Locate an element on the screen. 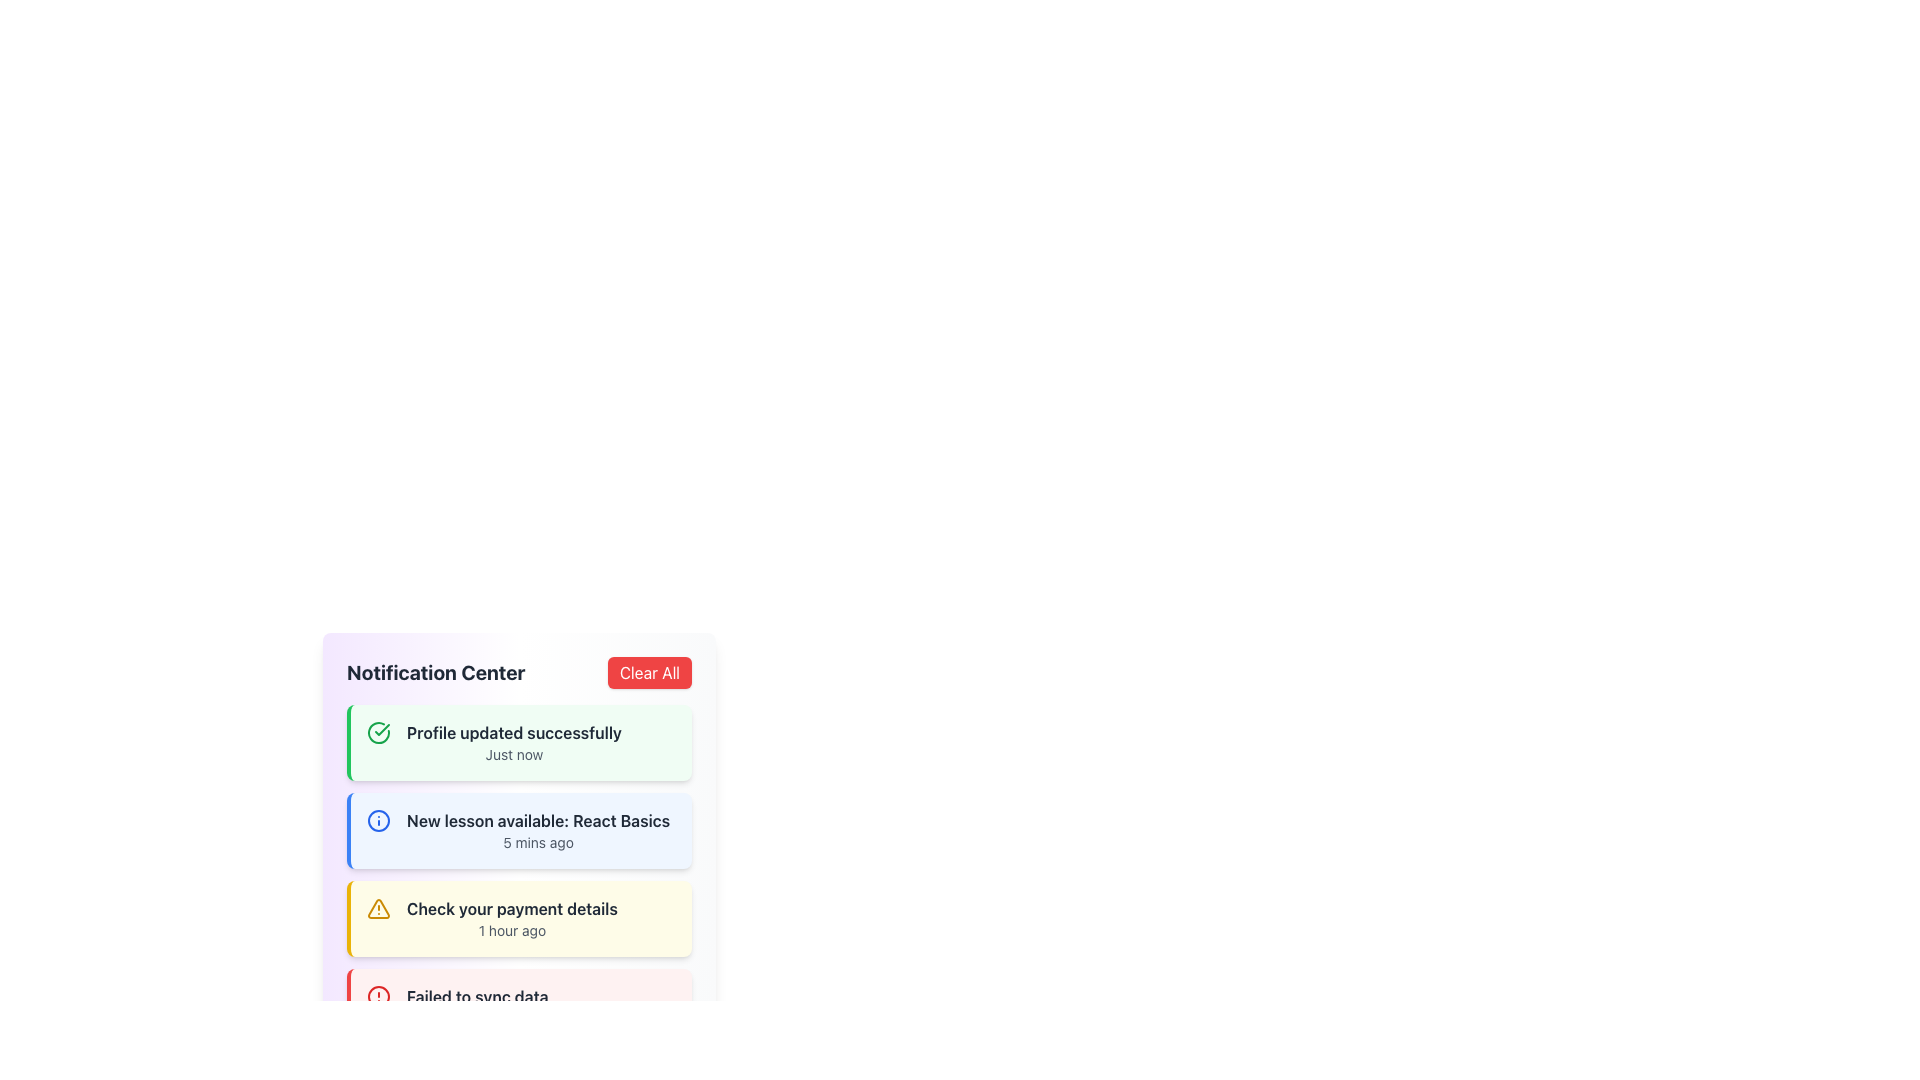 The image size is (1920, 1080). the header label indicating the purpose or content of the notification center, located at the upper-left area of the notification panel is located at coordinates (435, 672).